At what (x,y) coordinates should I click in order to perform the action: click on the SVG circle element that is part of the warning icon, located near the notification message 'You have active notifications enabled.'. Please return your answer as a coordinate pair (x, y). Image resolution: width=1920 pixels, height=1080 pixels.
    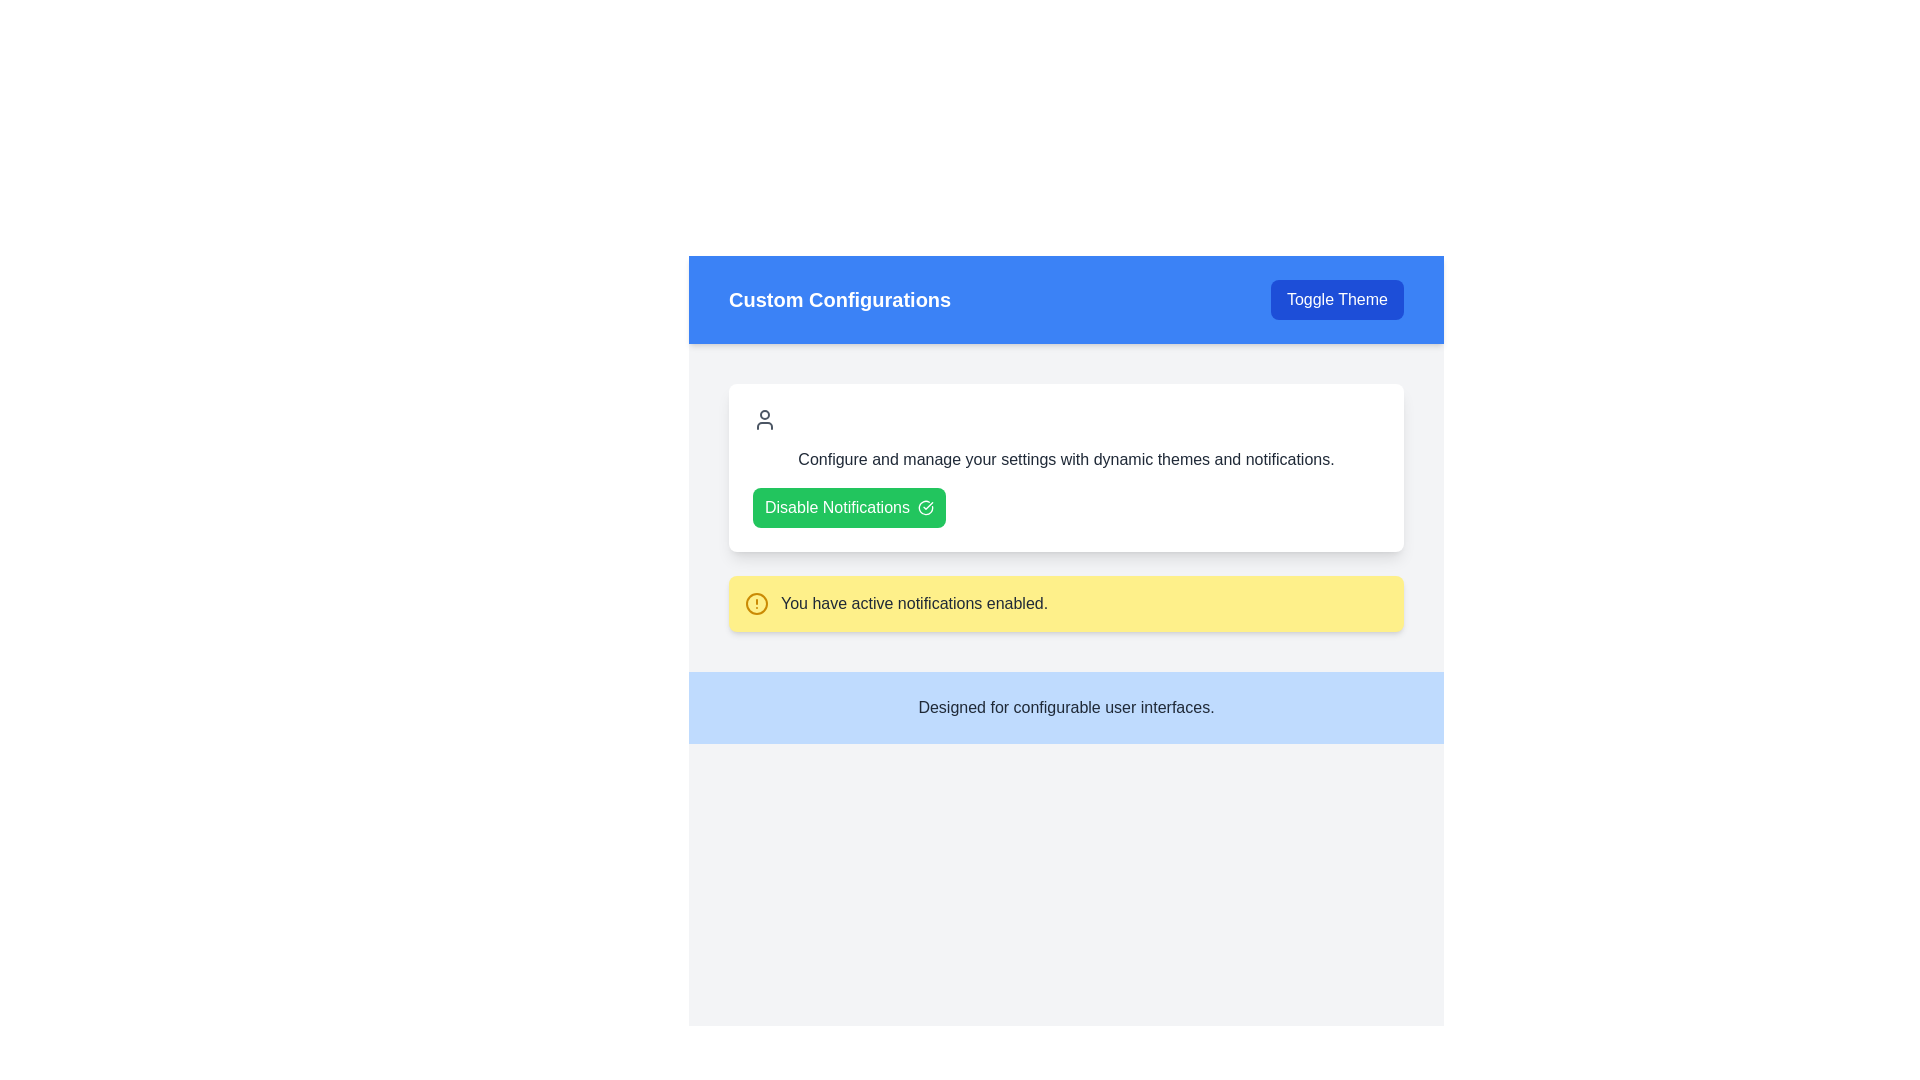
    Looking at the image, I should click on (756, 603).